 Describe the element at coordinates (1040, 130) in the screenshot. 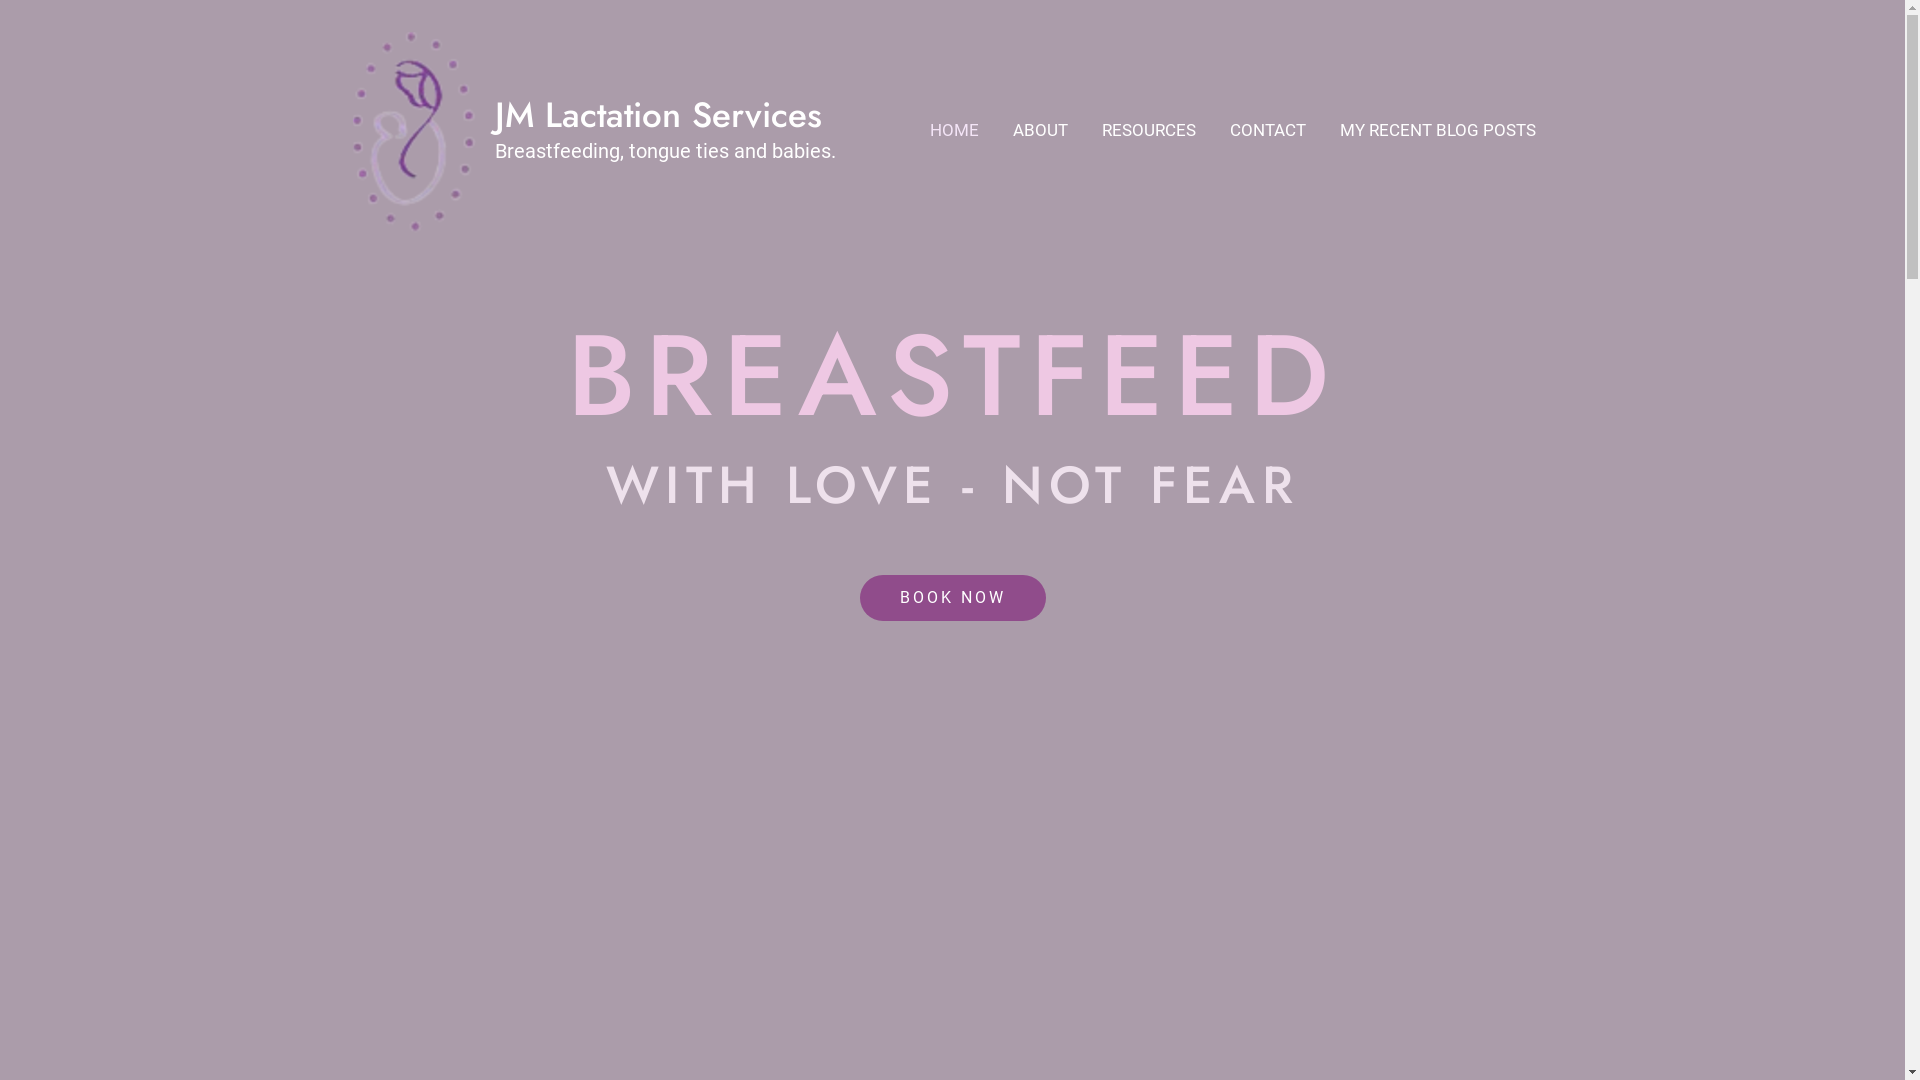

I see `'ABOUT'` at that location.